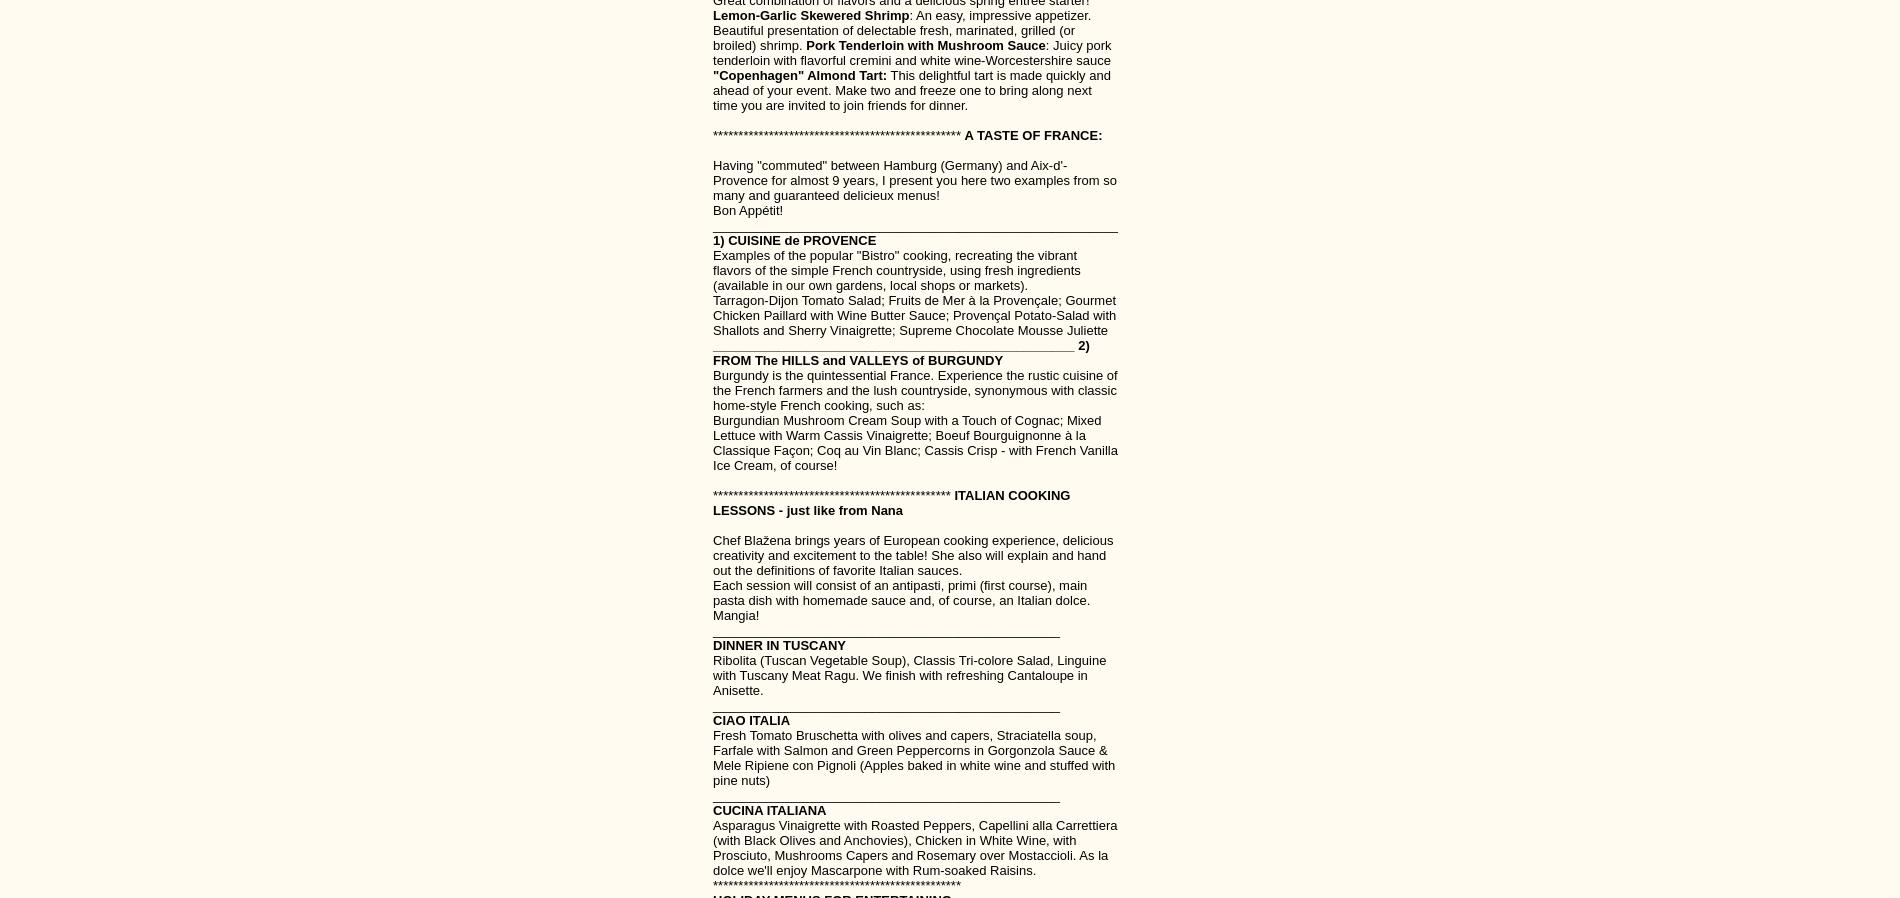  I want to click on '__________________________________________________
2) FROM The HILLS and VALLEYS of BURGUNDY', so click(899, 353).